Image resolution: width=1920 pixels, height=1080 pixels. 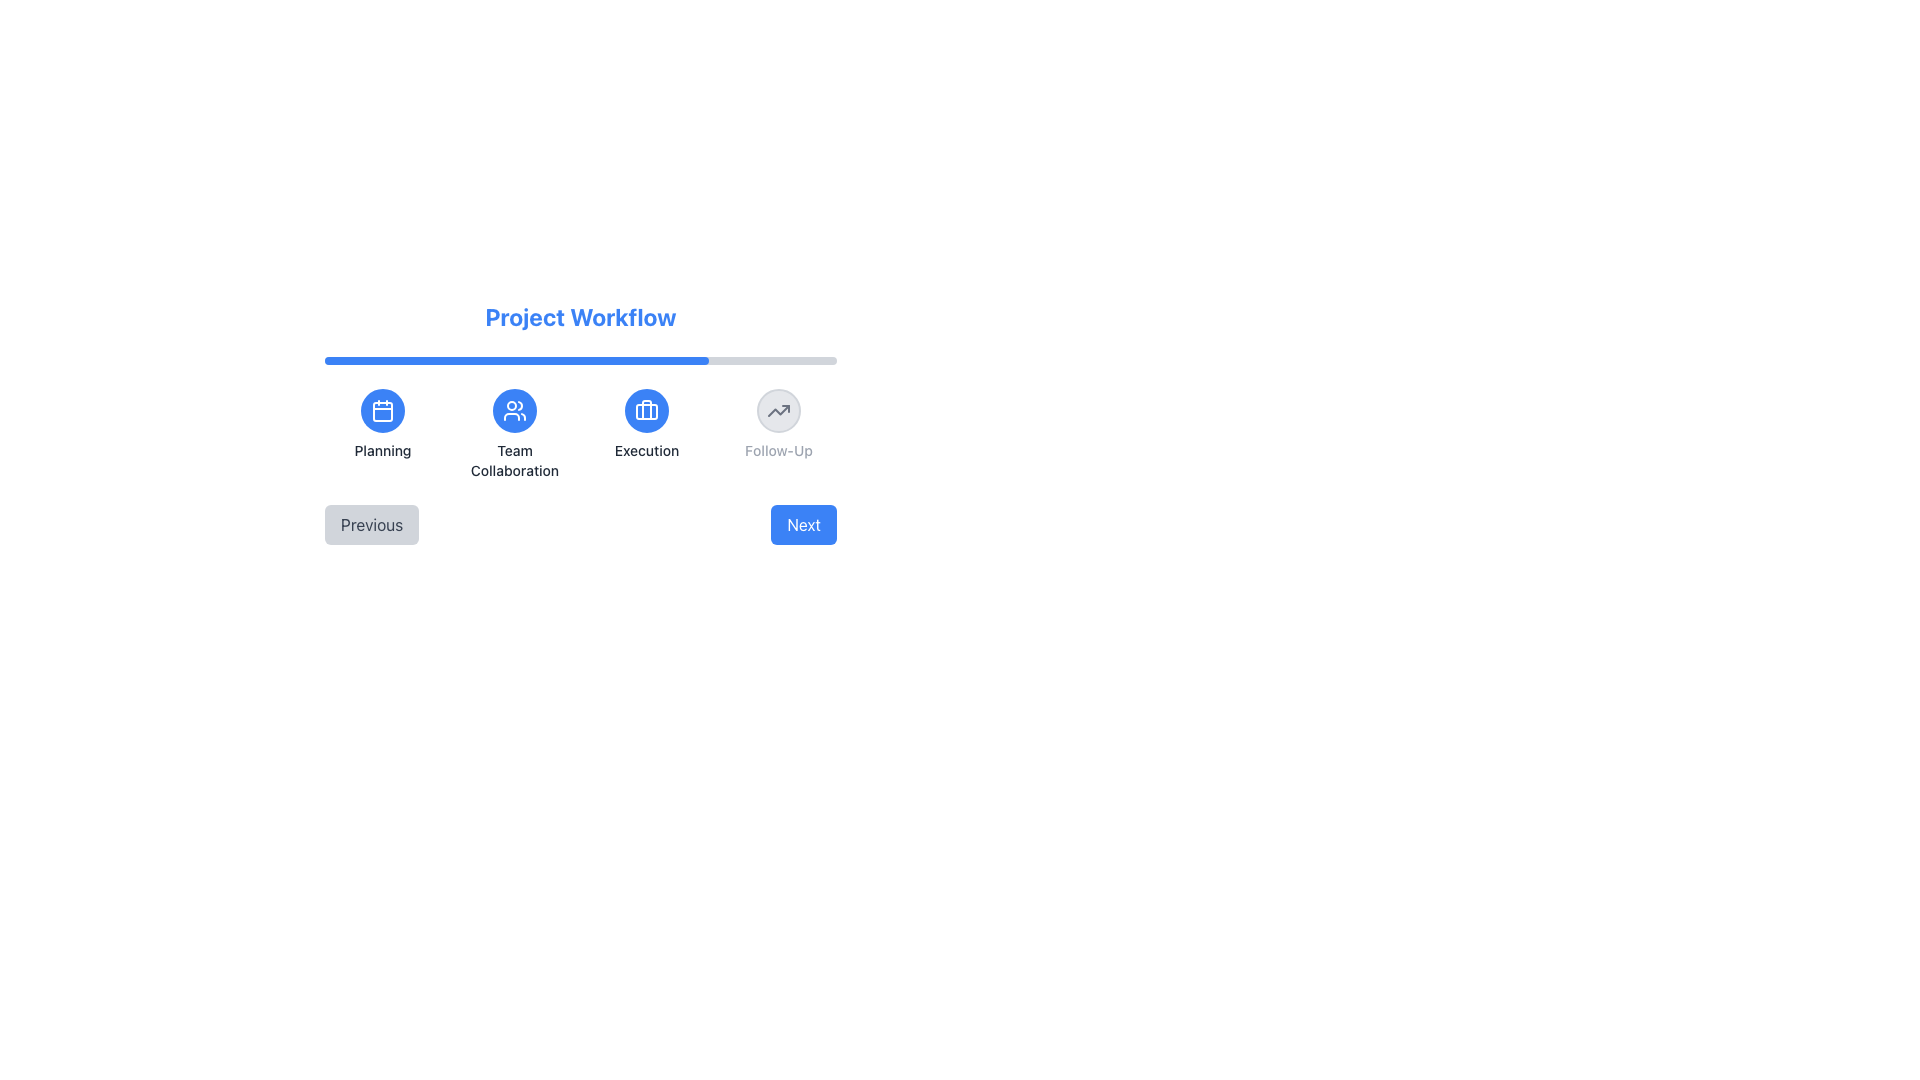 I want to click on the progress bar segment that visually represents a 75% completion indicator, located within a rounded rectangular gray bar at the top of the interface, so click(x=517, y=361).